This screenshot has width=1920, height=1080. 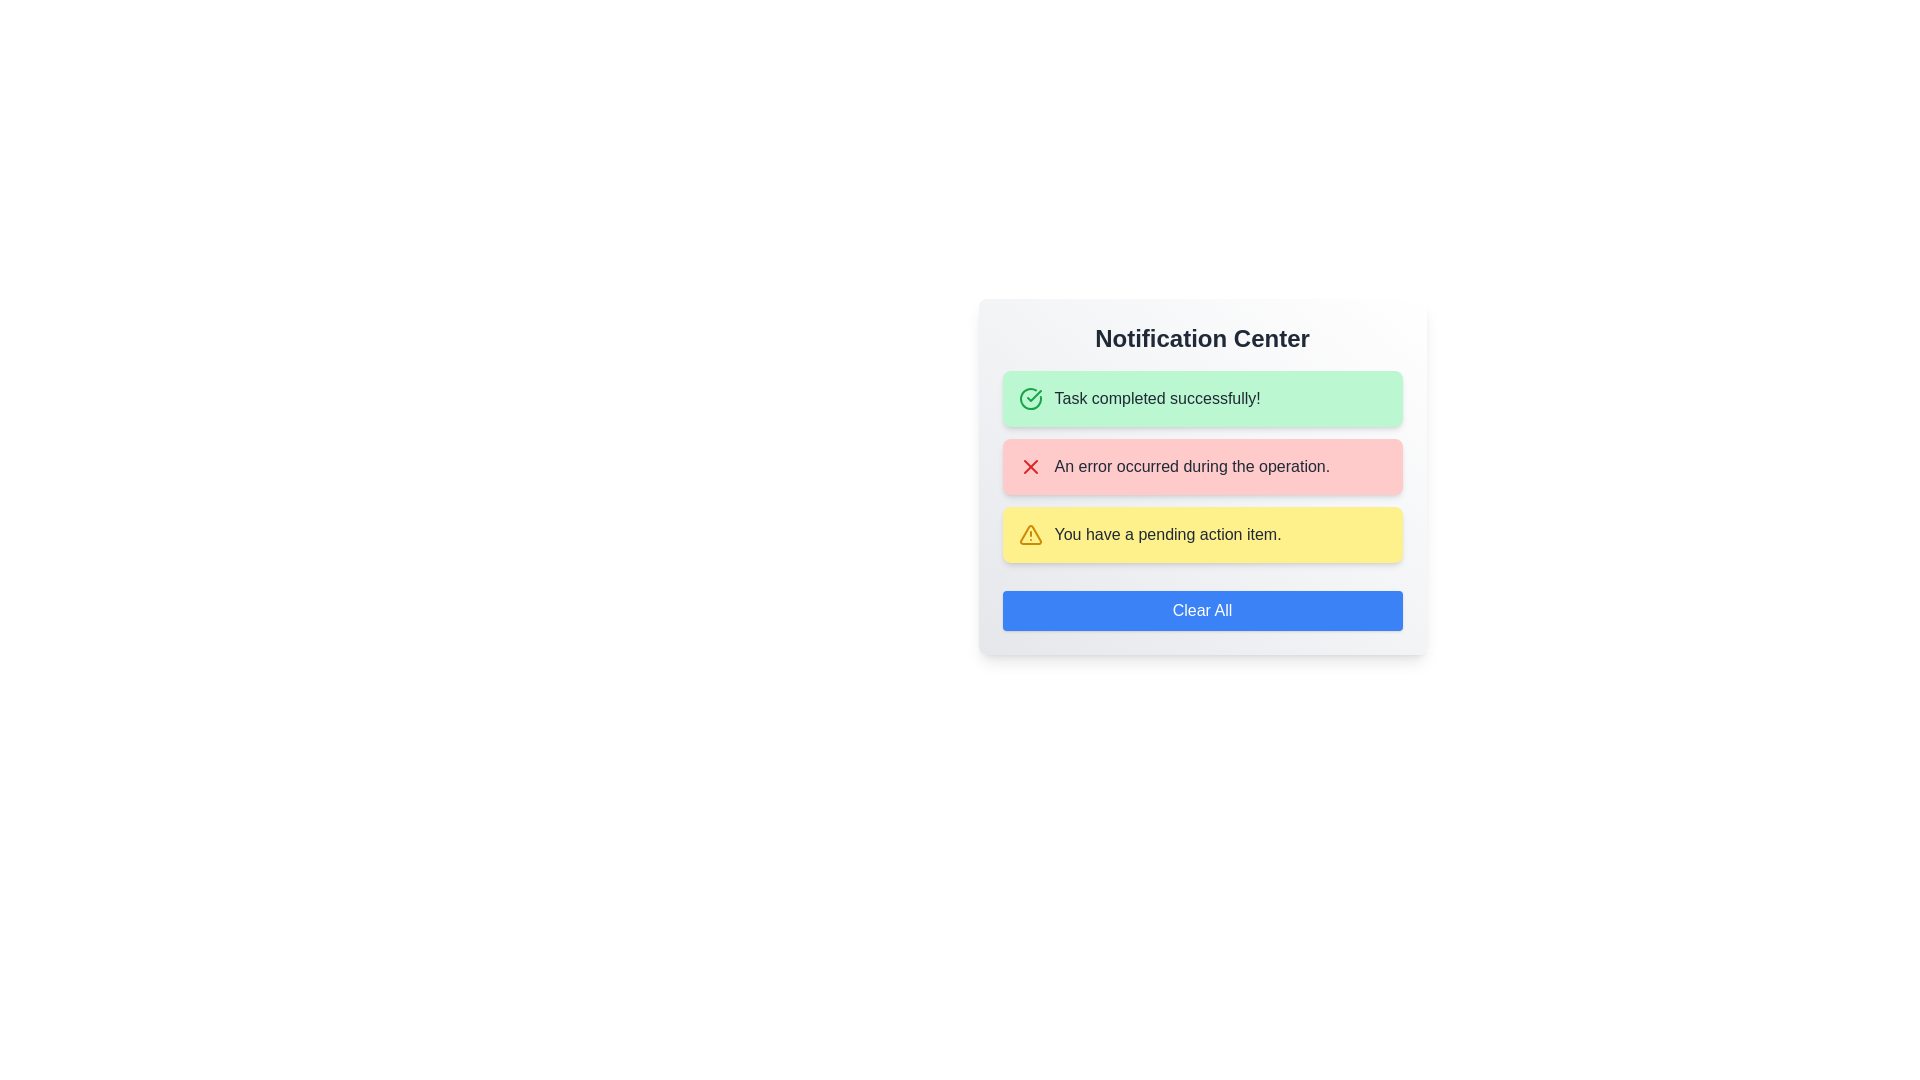 What do you see at coordinates (1030, 466) in the screenshot?
I see `the red cross icon with diagonal lines forming an 'X' located in the second notification row with a pink background, to the left of the text 'An error occurred during the operation.'` at bounding box center [1030, 466].